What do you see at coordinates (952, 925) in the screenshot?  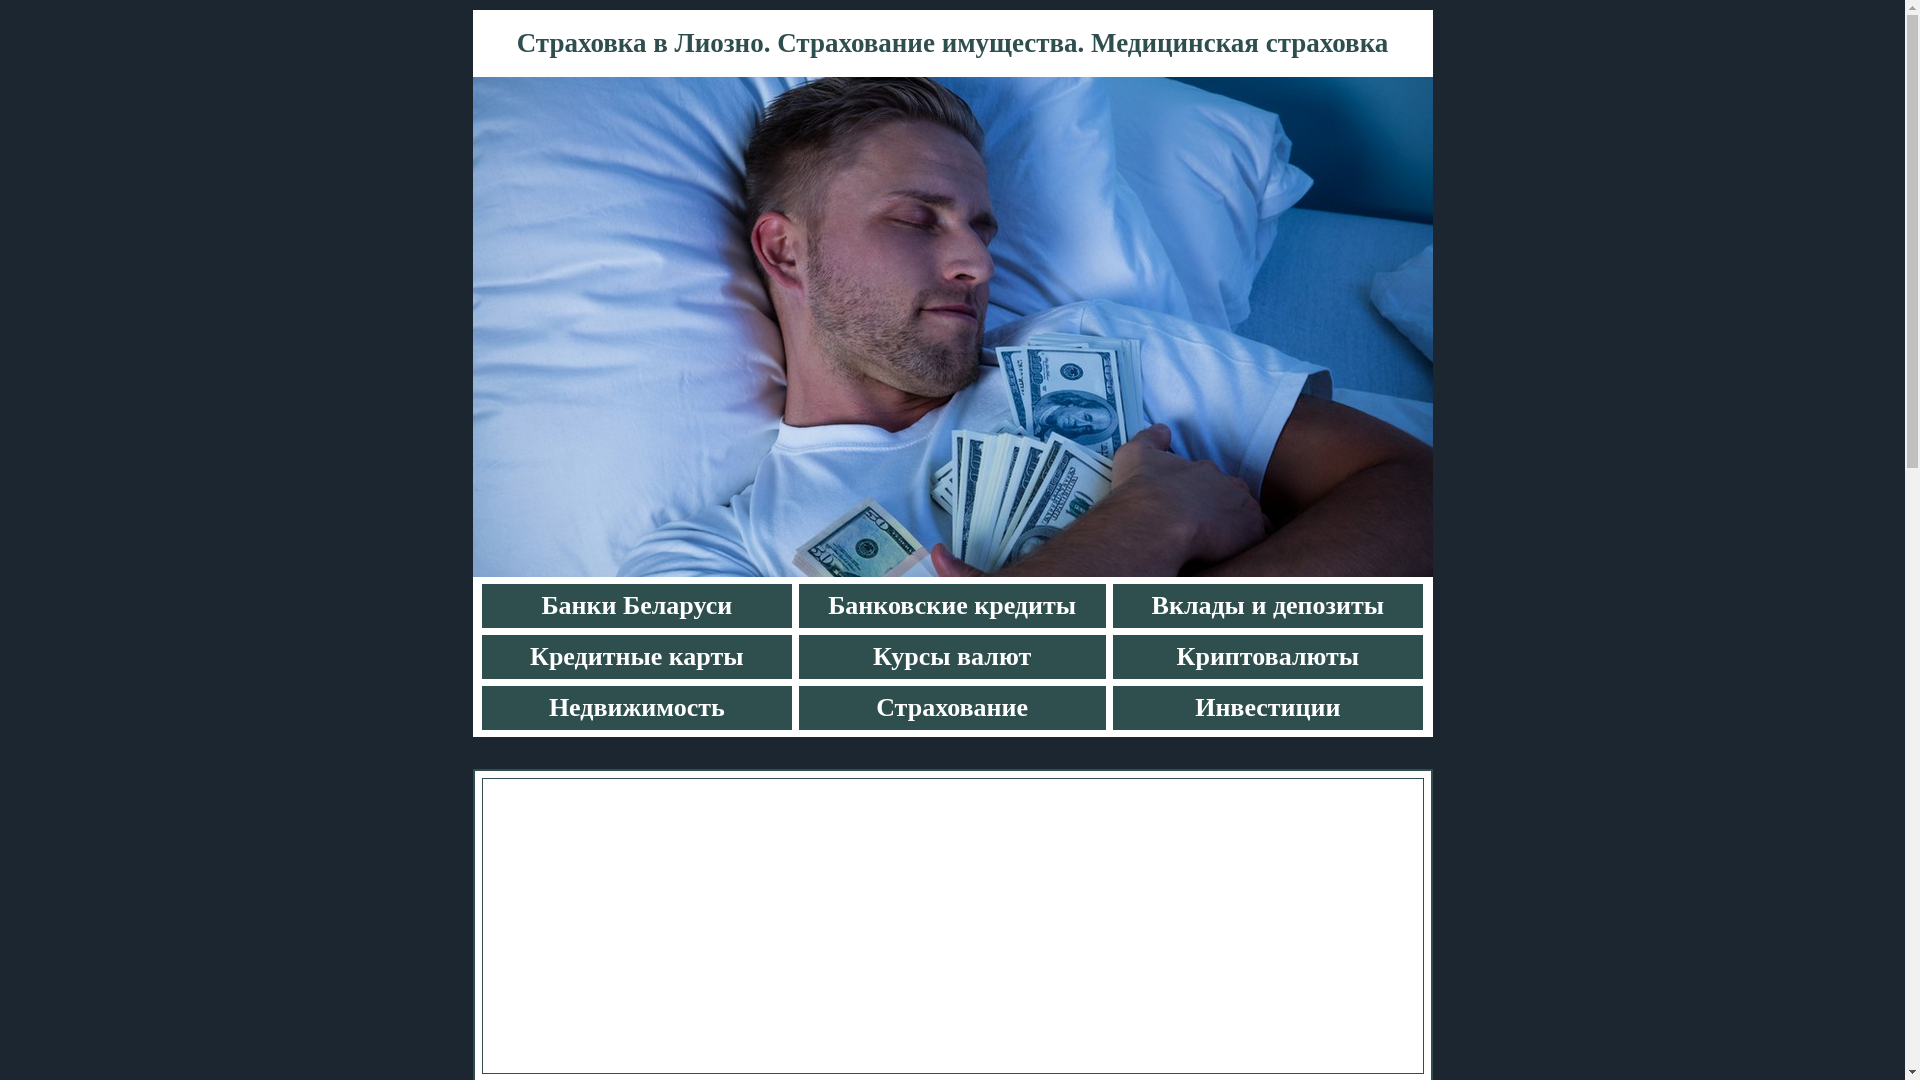 I see `'Advertisement'` at bounding box center [952, 925].